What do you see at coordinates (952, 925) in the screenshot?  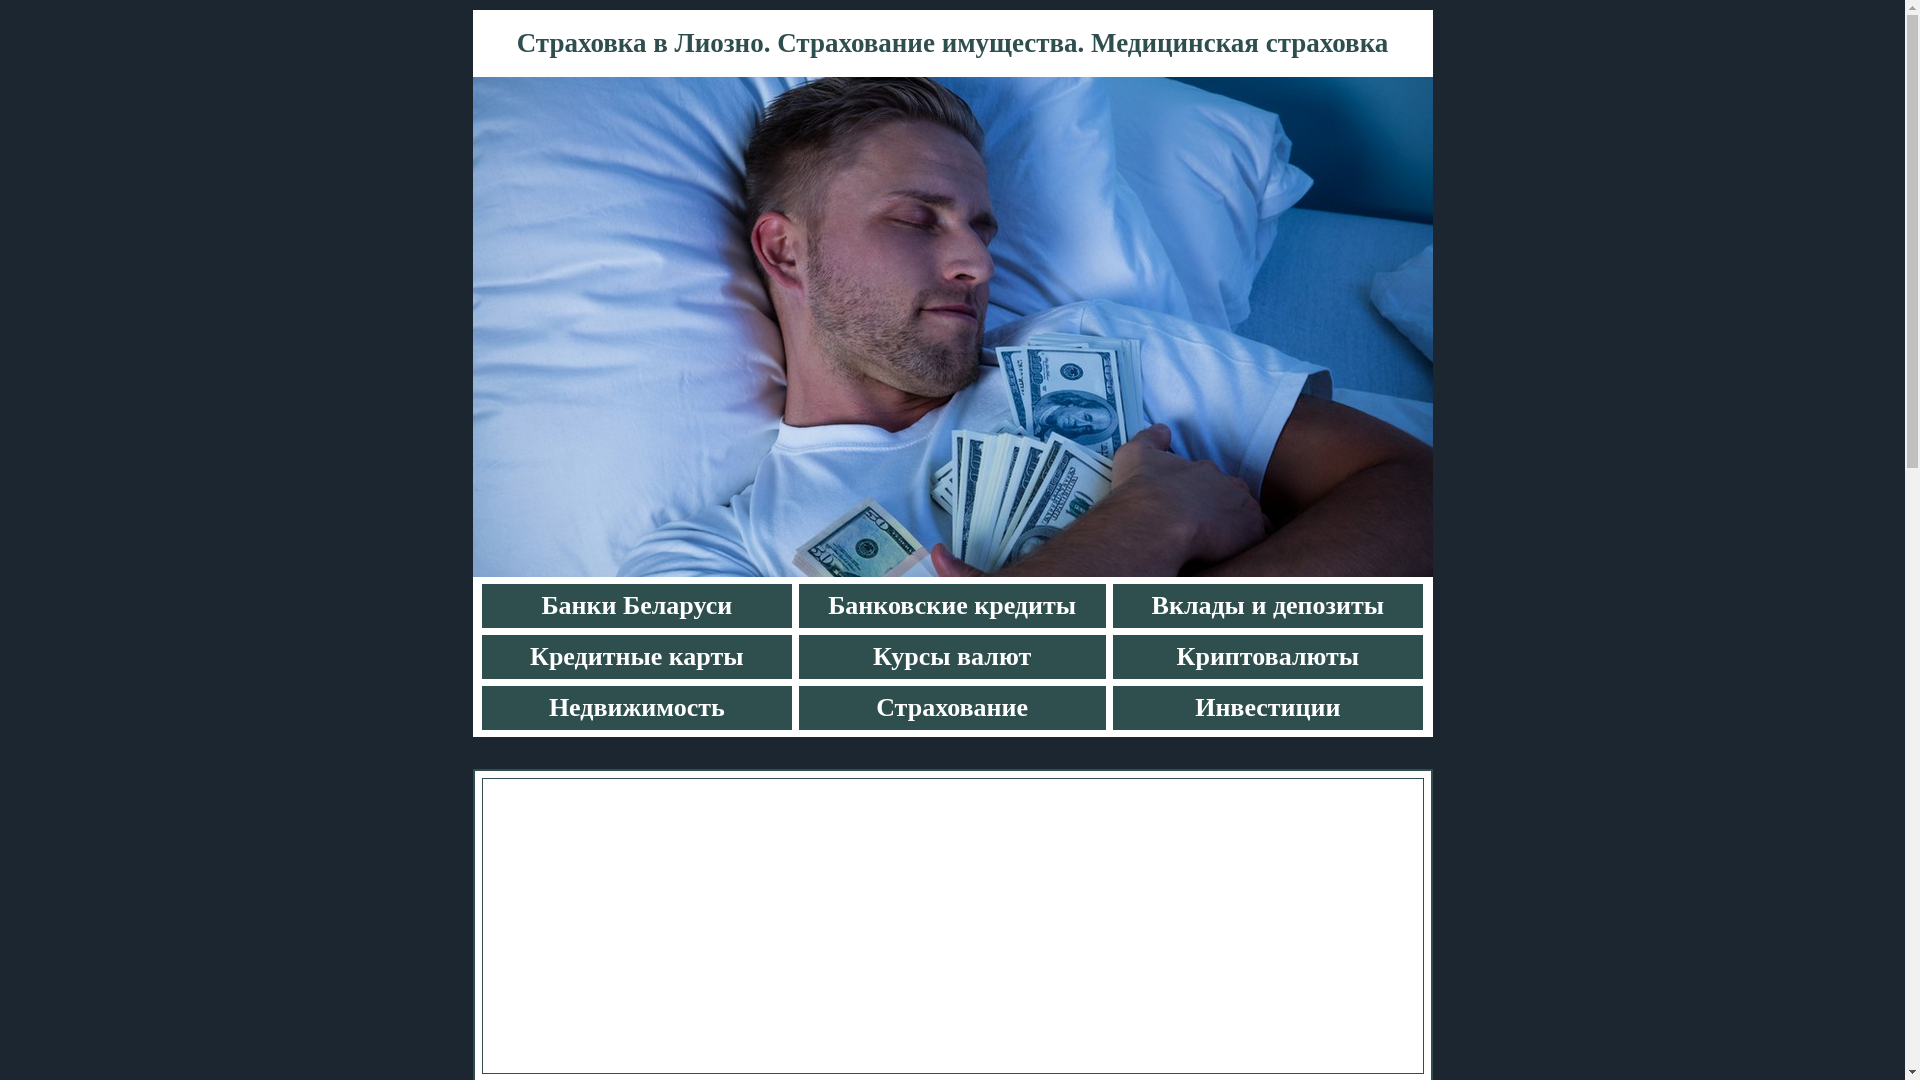 I see `'Advertisement'` at bounding box center [952, 925].